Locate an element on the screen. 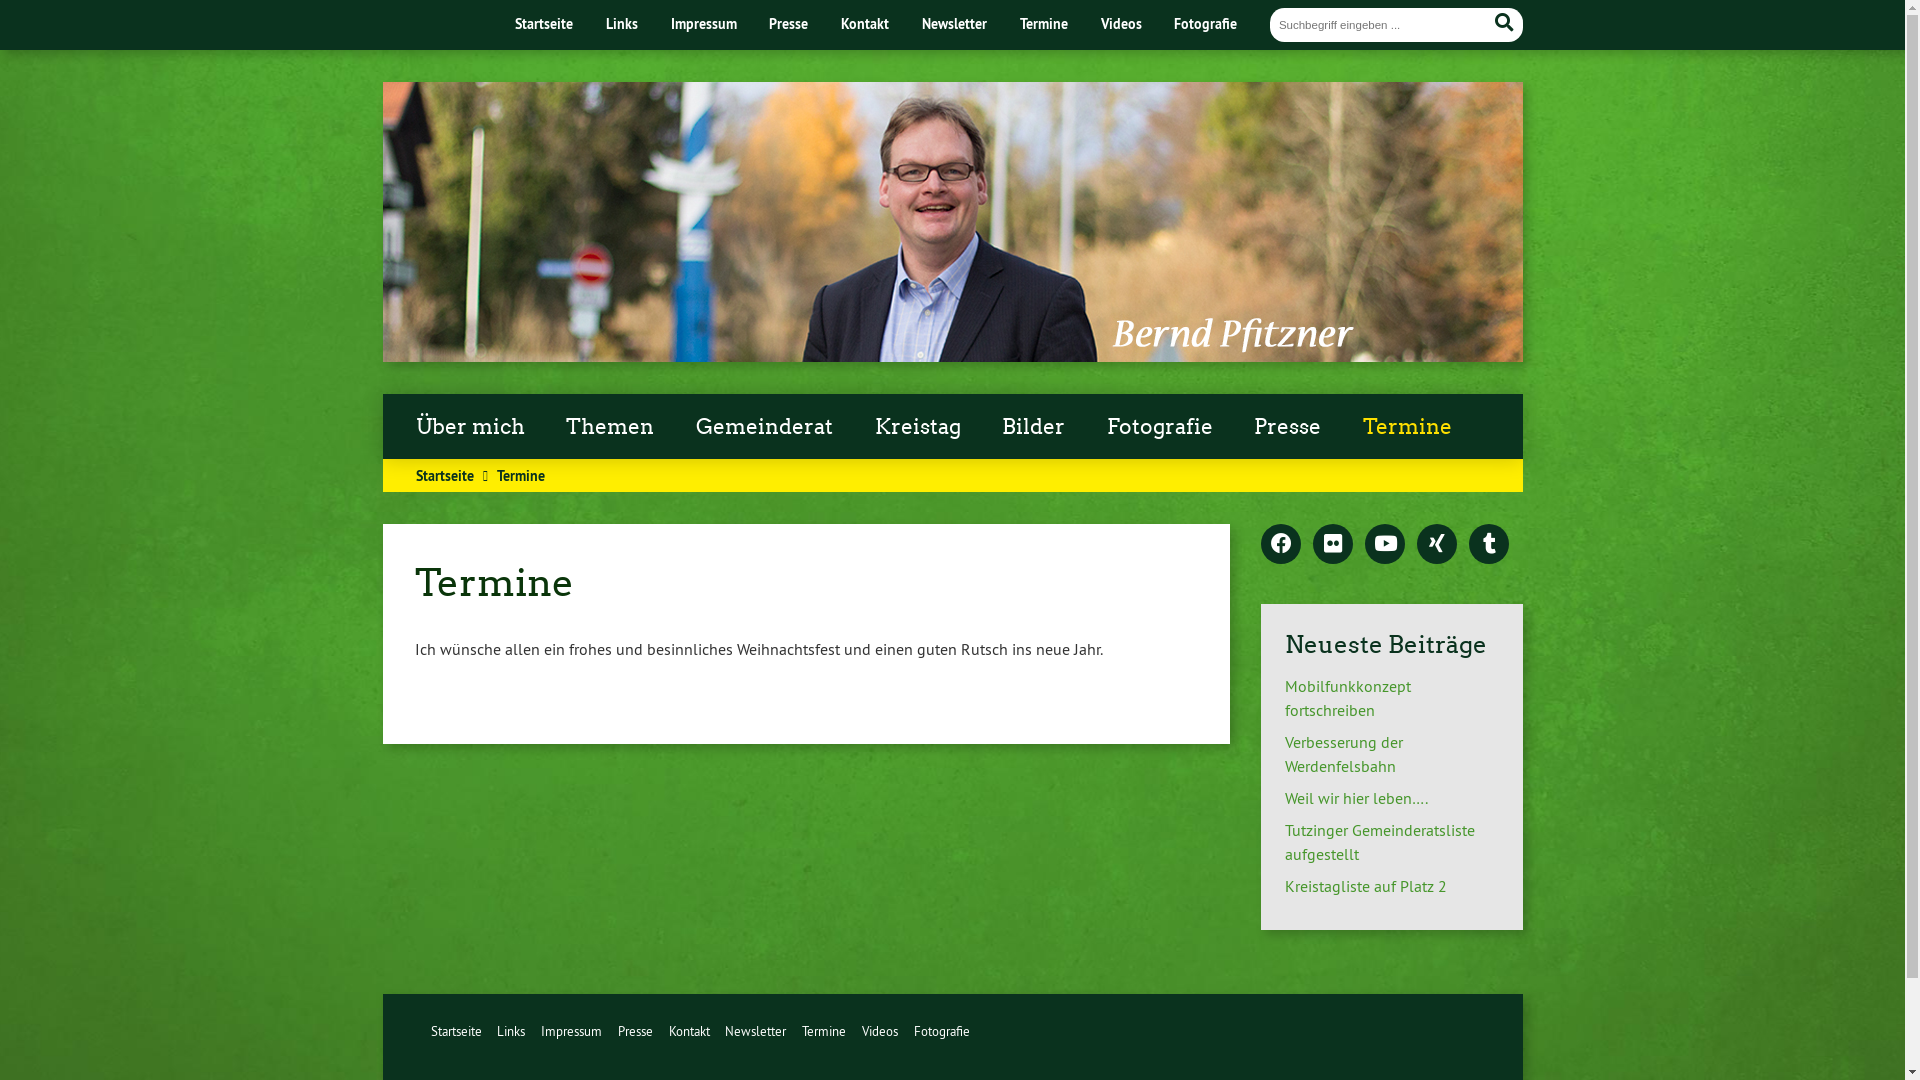  'YouTube' is located at coordinates (1384, 544).